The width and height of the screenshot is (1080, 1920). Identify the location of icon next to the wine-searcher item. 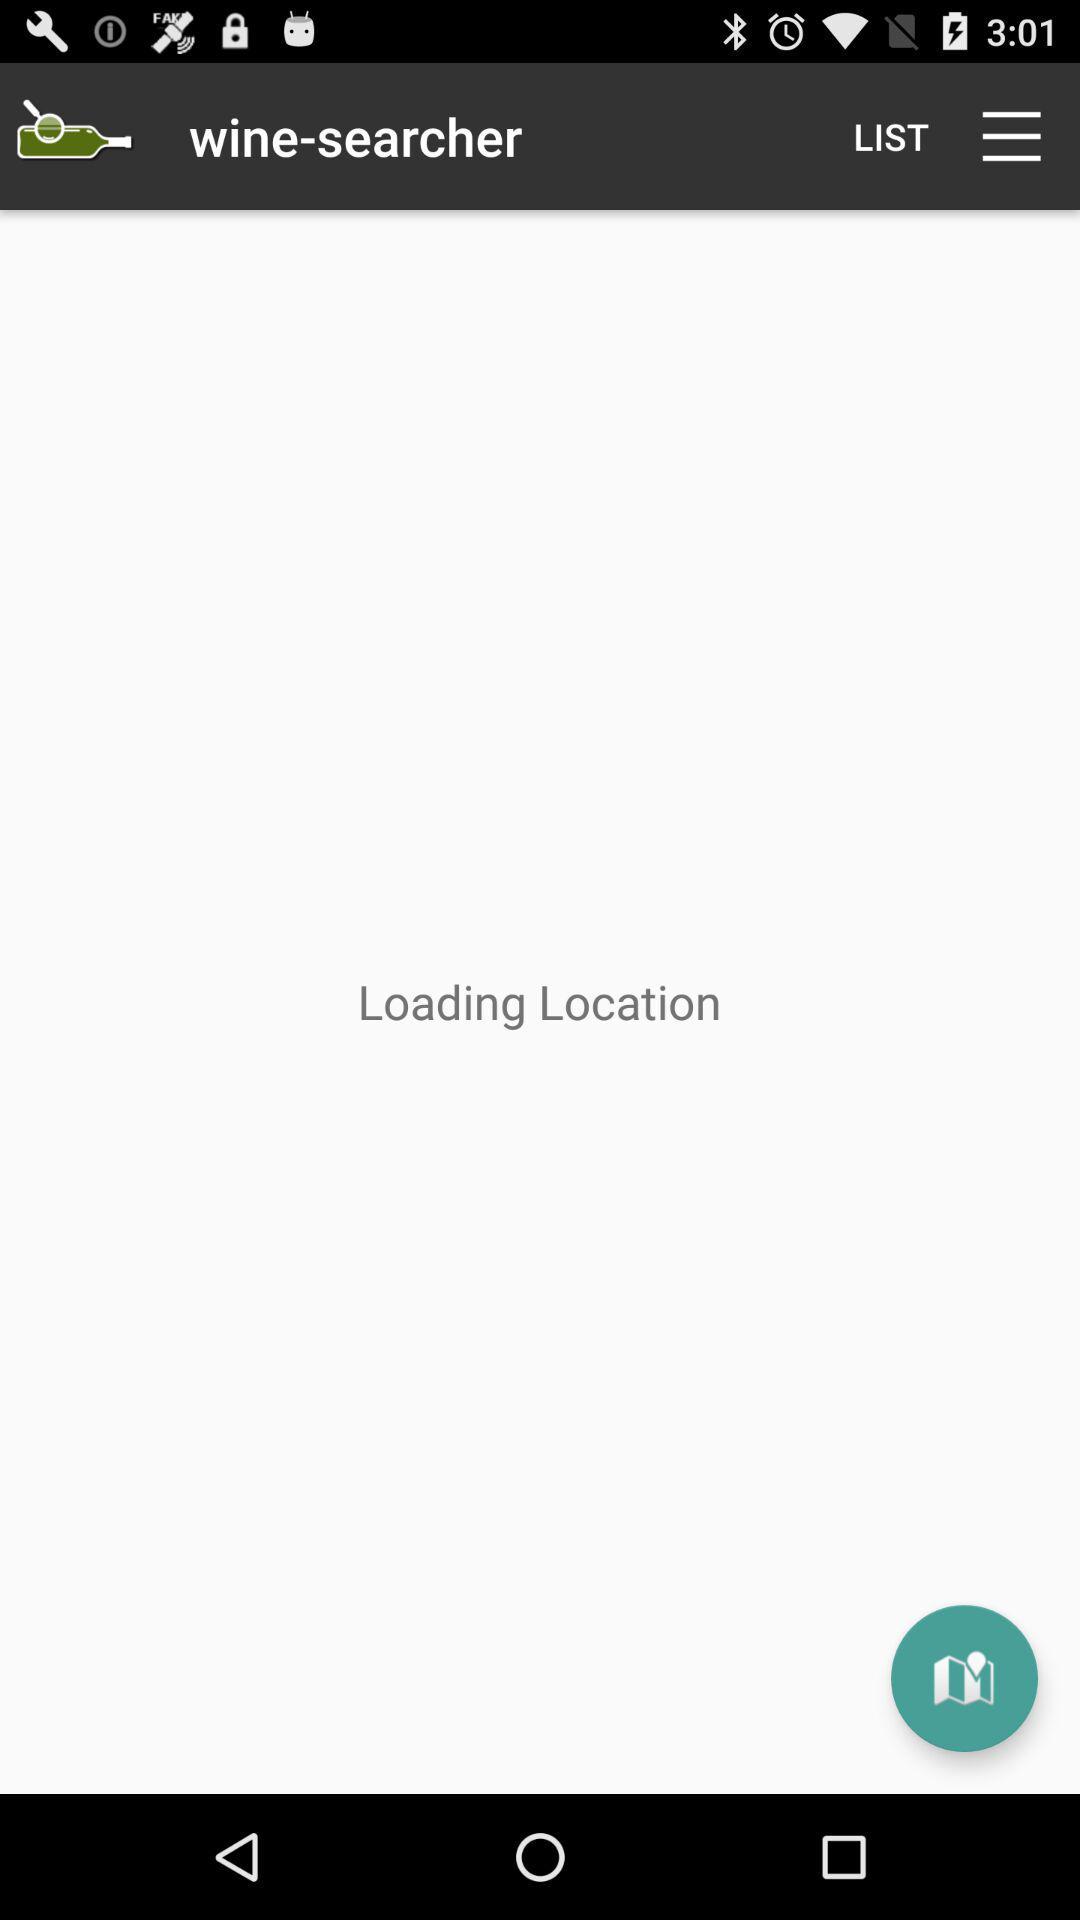
(890, 135).